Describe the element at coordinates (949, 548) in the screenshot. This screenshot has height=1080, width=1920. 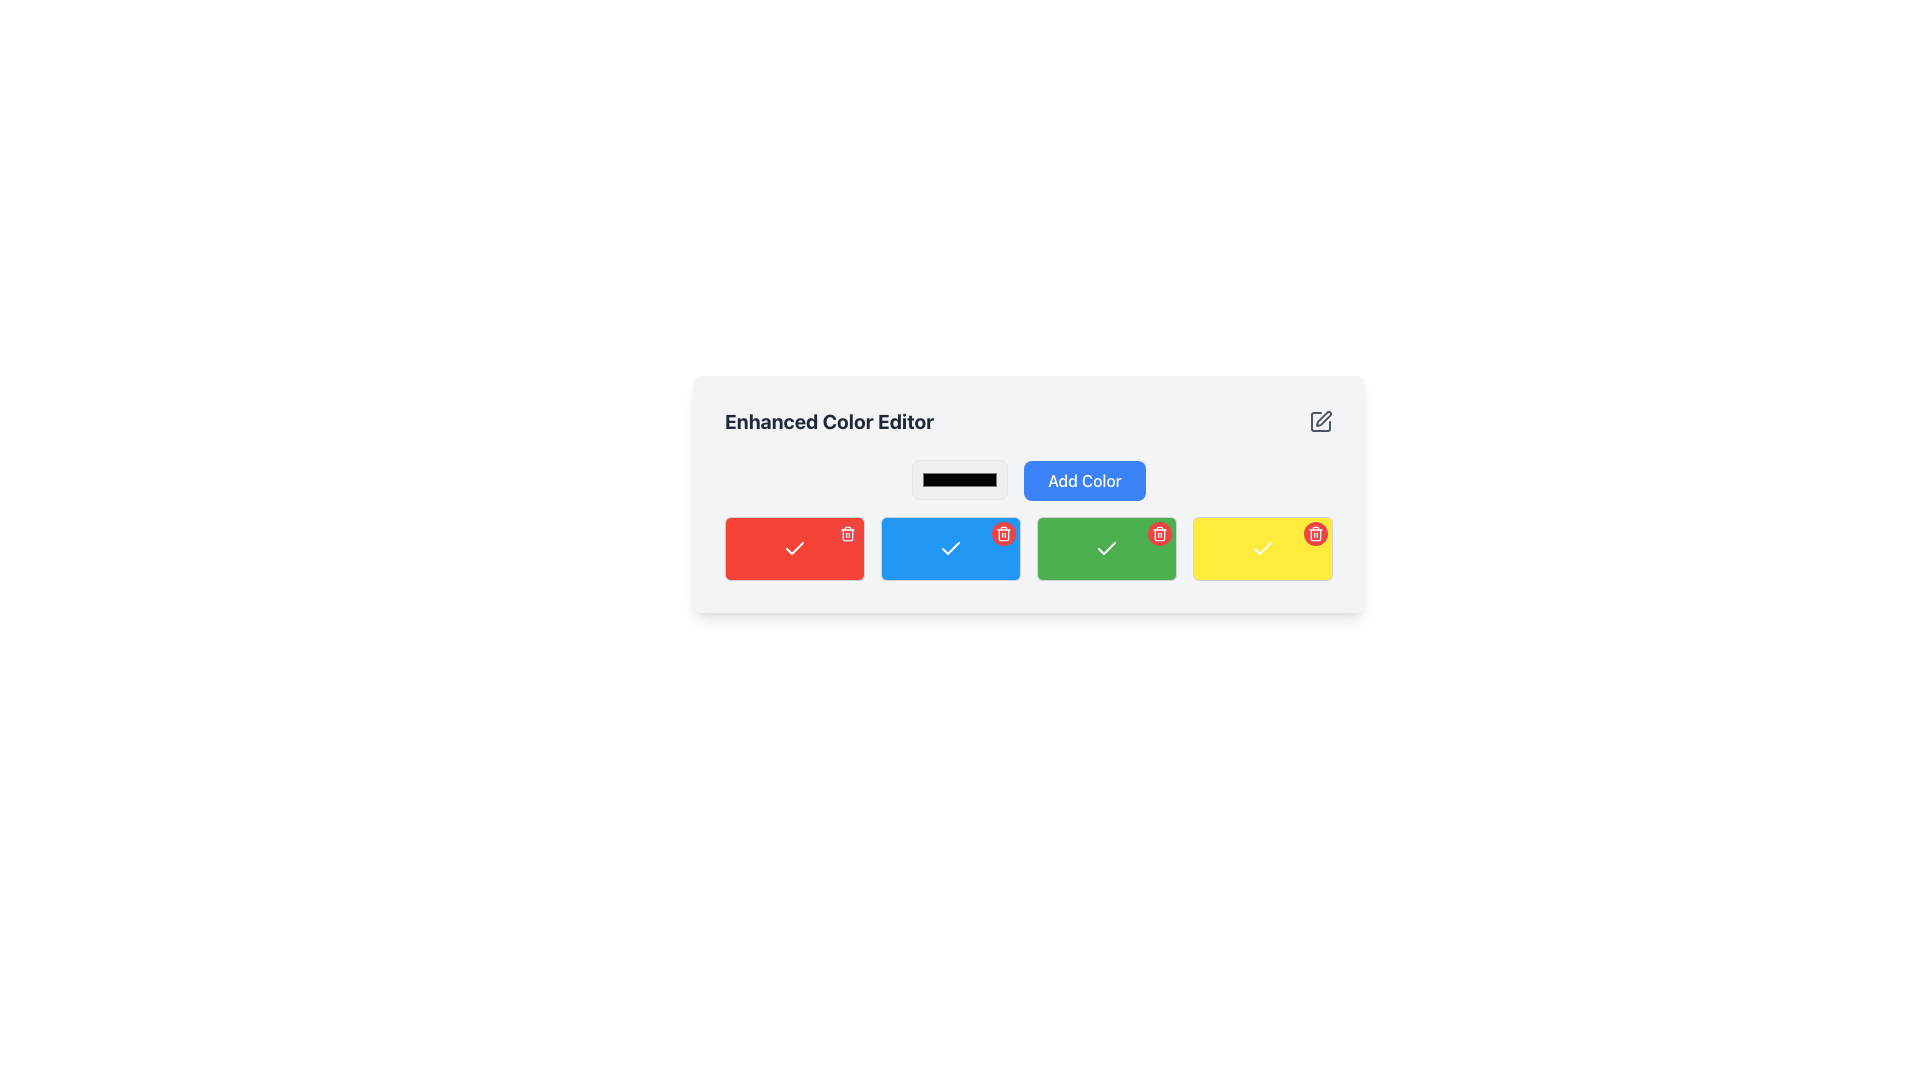
I see `the blue button containing the checkmark icon, which serves as a visual confirmation indicator for approval or selection` at that location.